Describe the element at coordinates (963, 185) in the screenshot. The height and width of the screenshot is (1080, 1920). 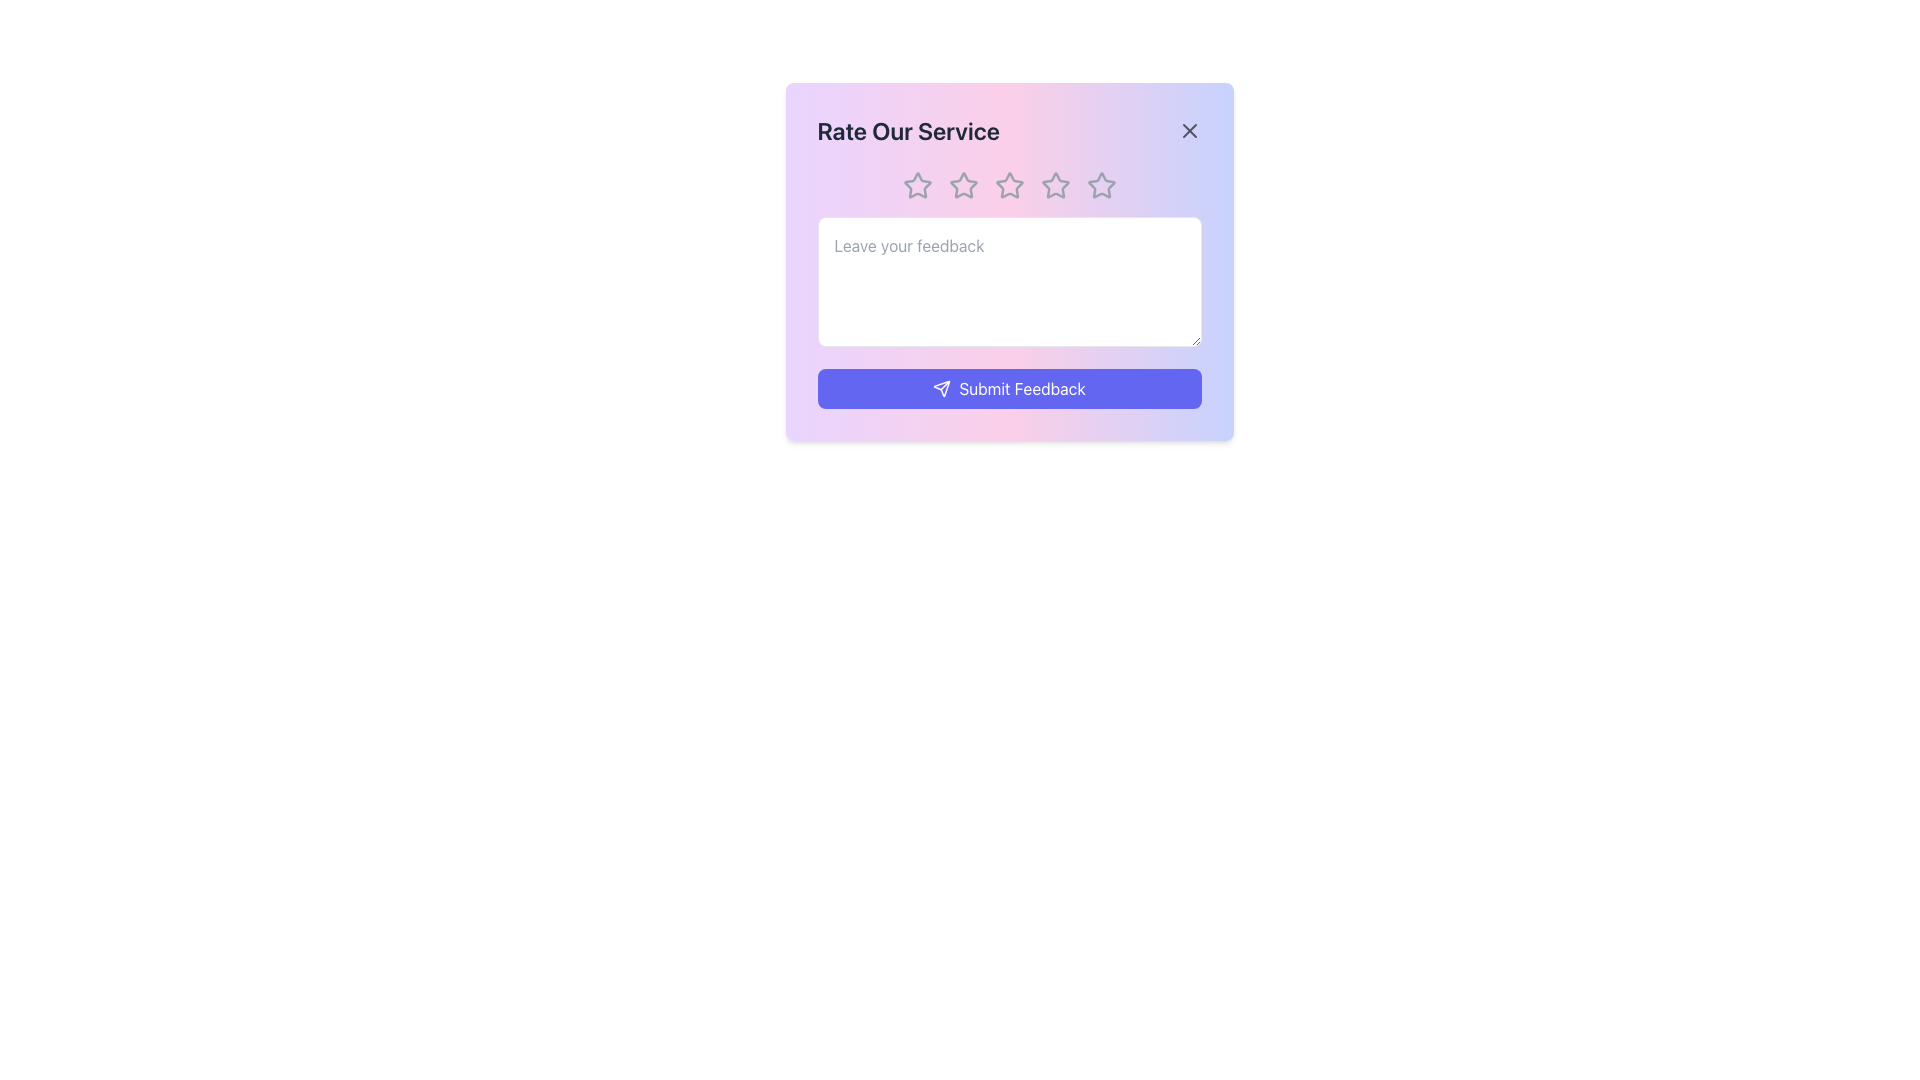
I see `the second star icon in the horizontal list of five star icons to change its color to yellow` at that location.